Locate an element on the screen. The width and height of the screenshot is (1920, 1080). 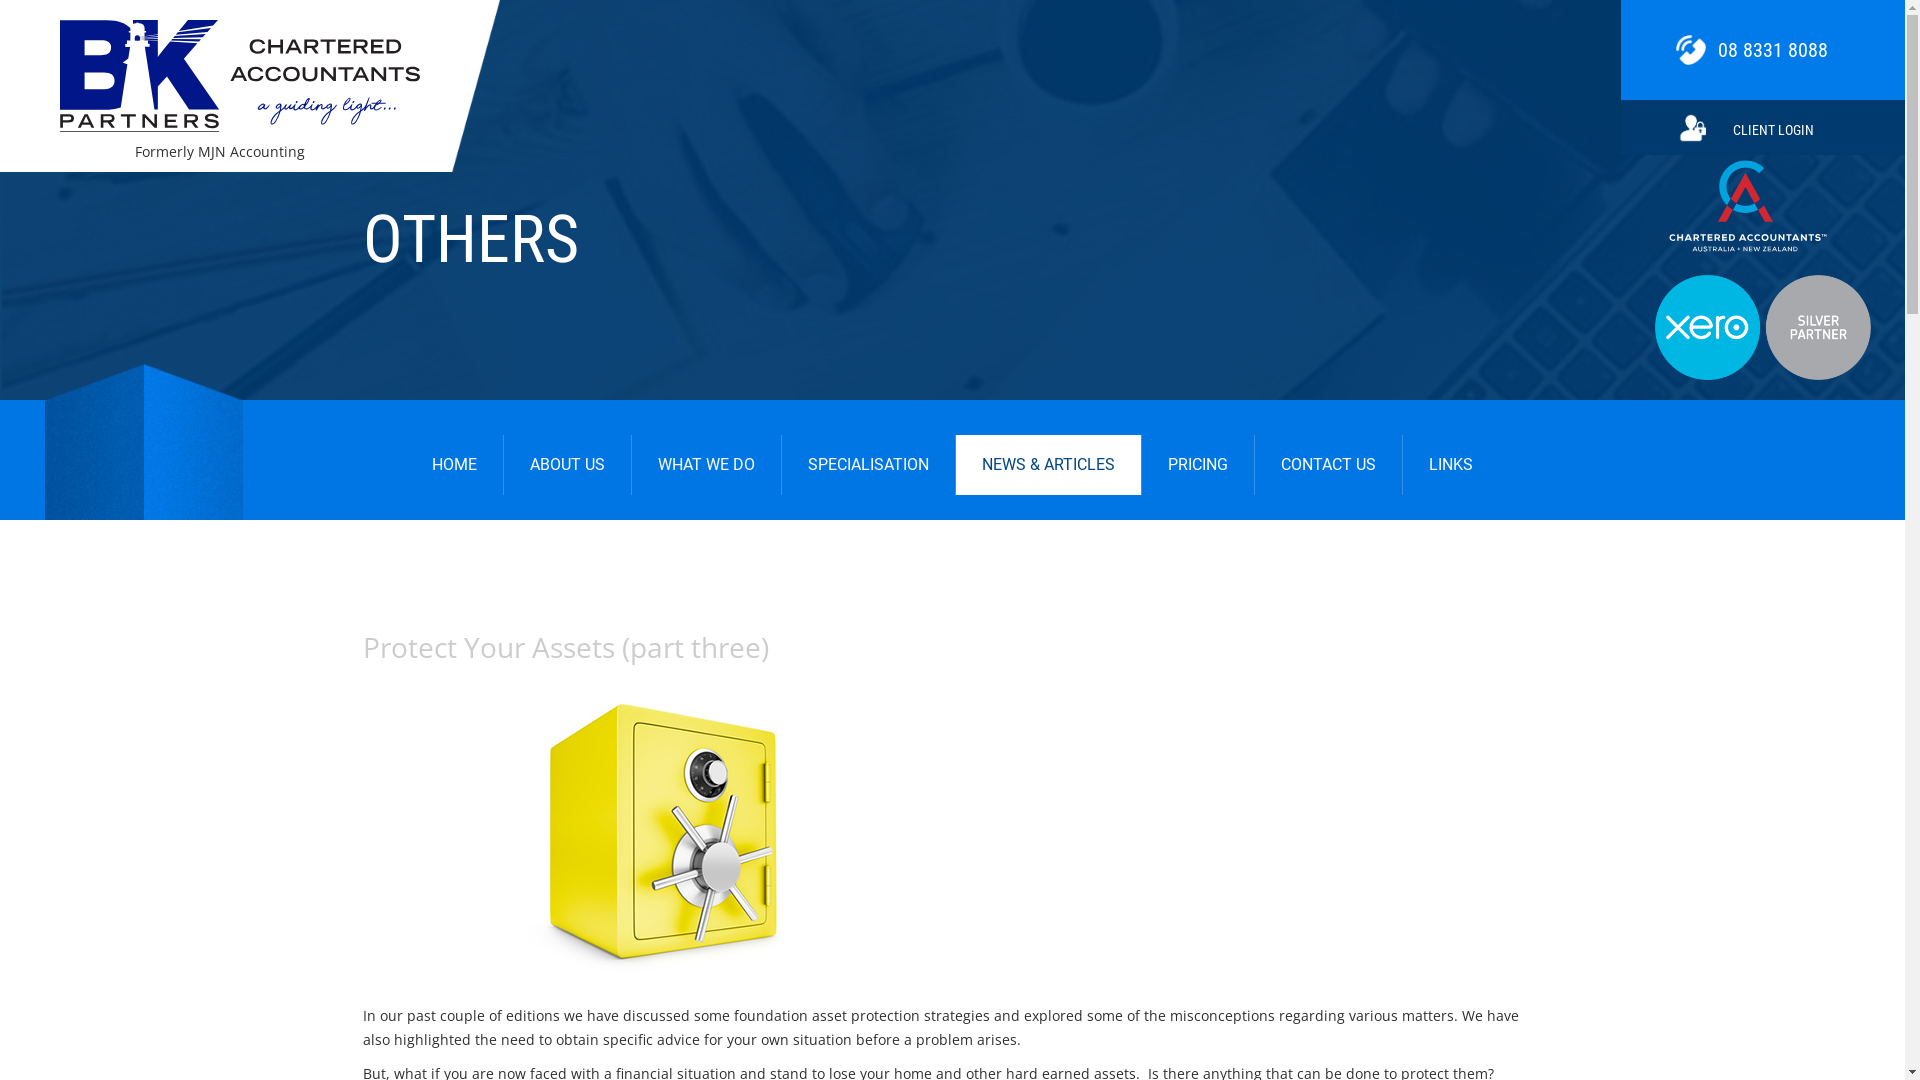
'LINKS' is located at coordinates (1450, 465).